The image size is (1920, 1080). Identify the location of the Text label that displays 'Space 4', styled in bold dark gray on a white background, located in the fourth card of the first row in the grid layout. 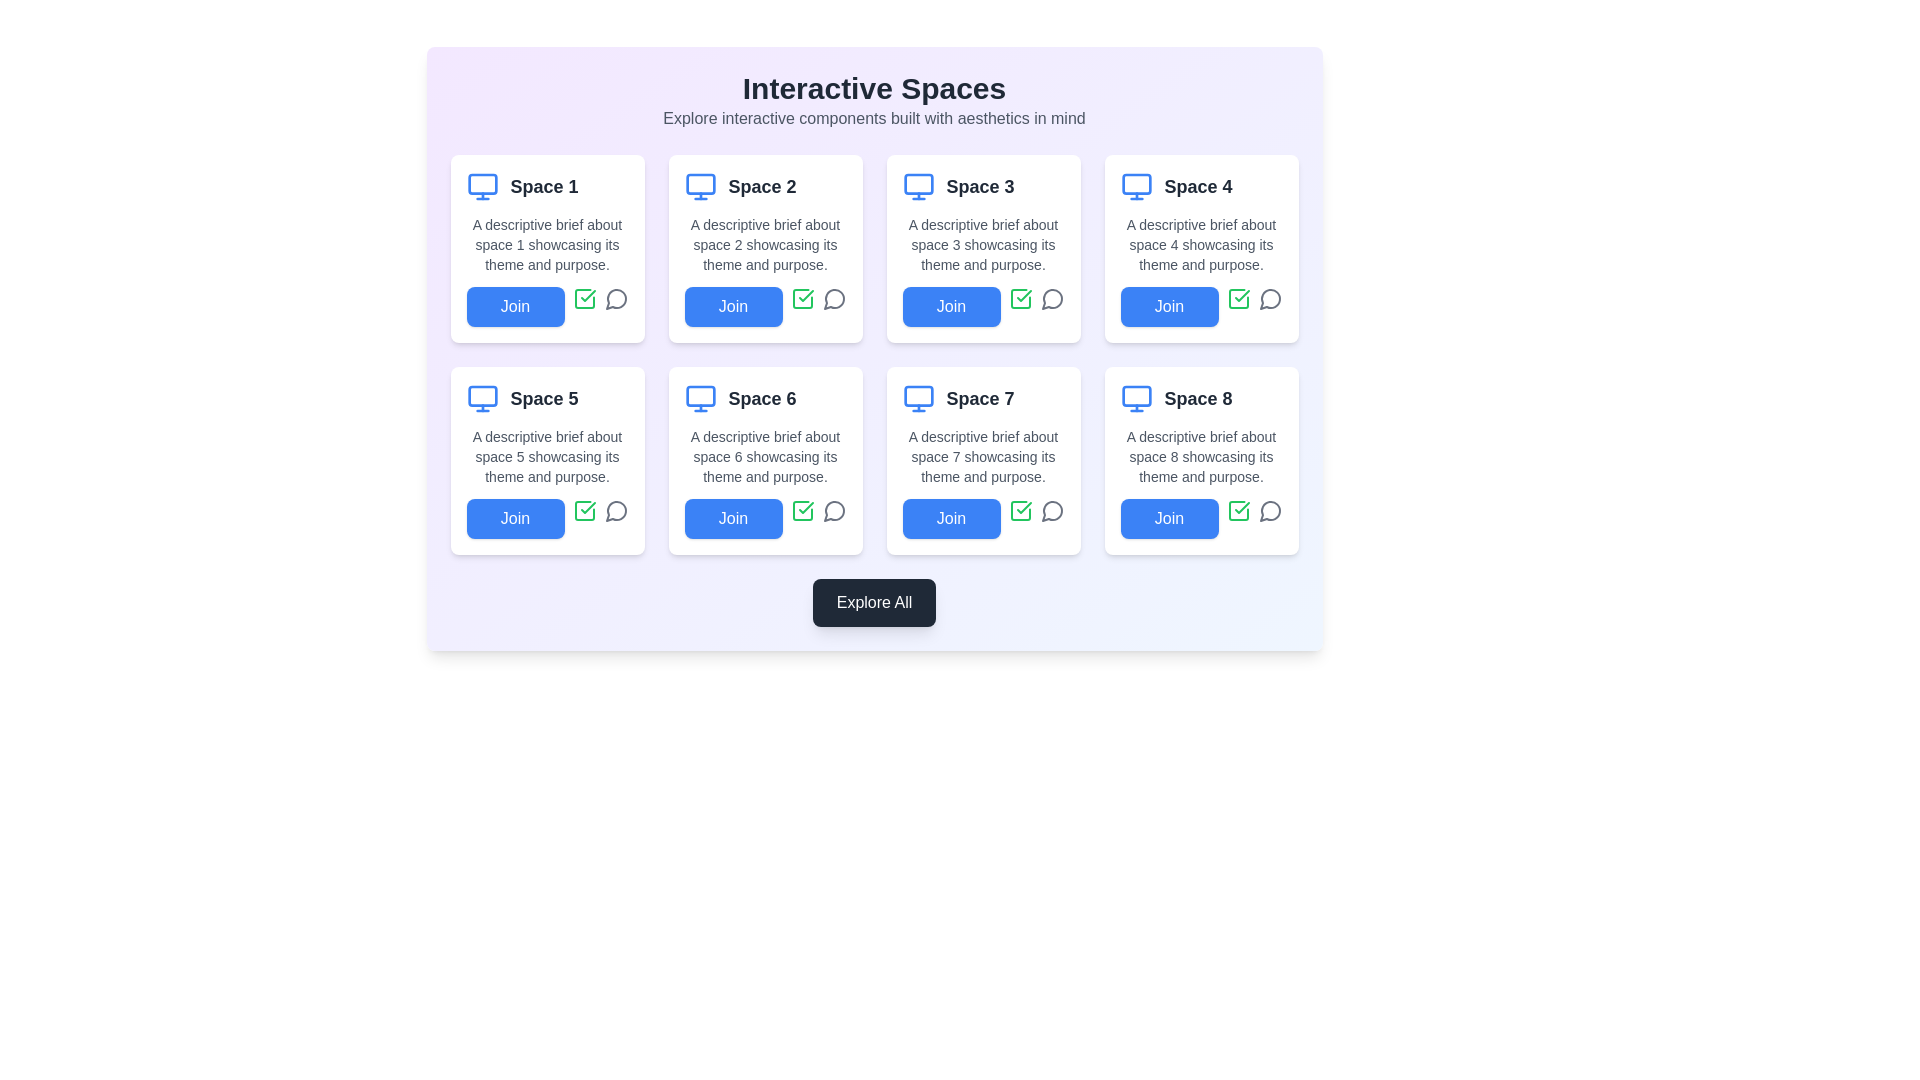
(1198, 186).